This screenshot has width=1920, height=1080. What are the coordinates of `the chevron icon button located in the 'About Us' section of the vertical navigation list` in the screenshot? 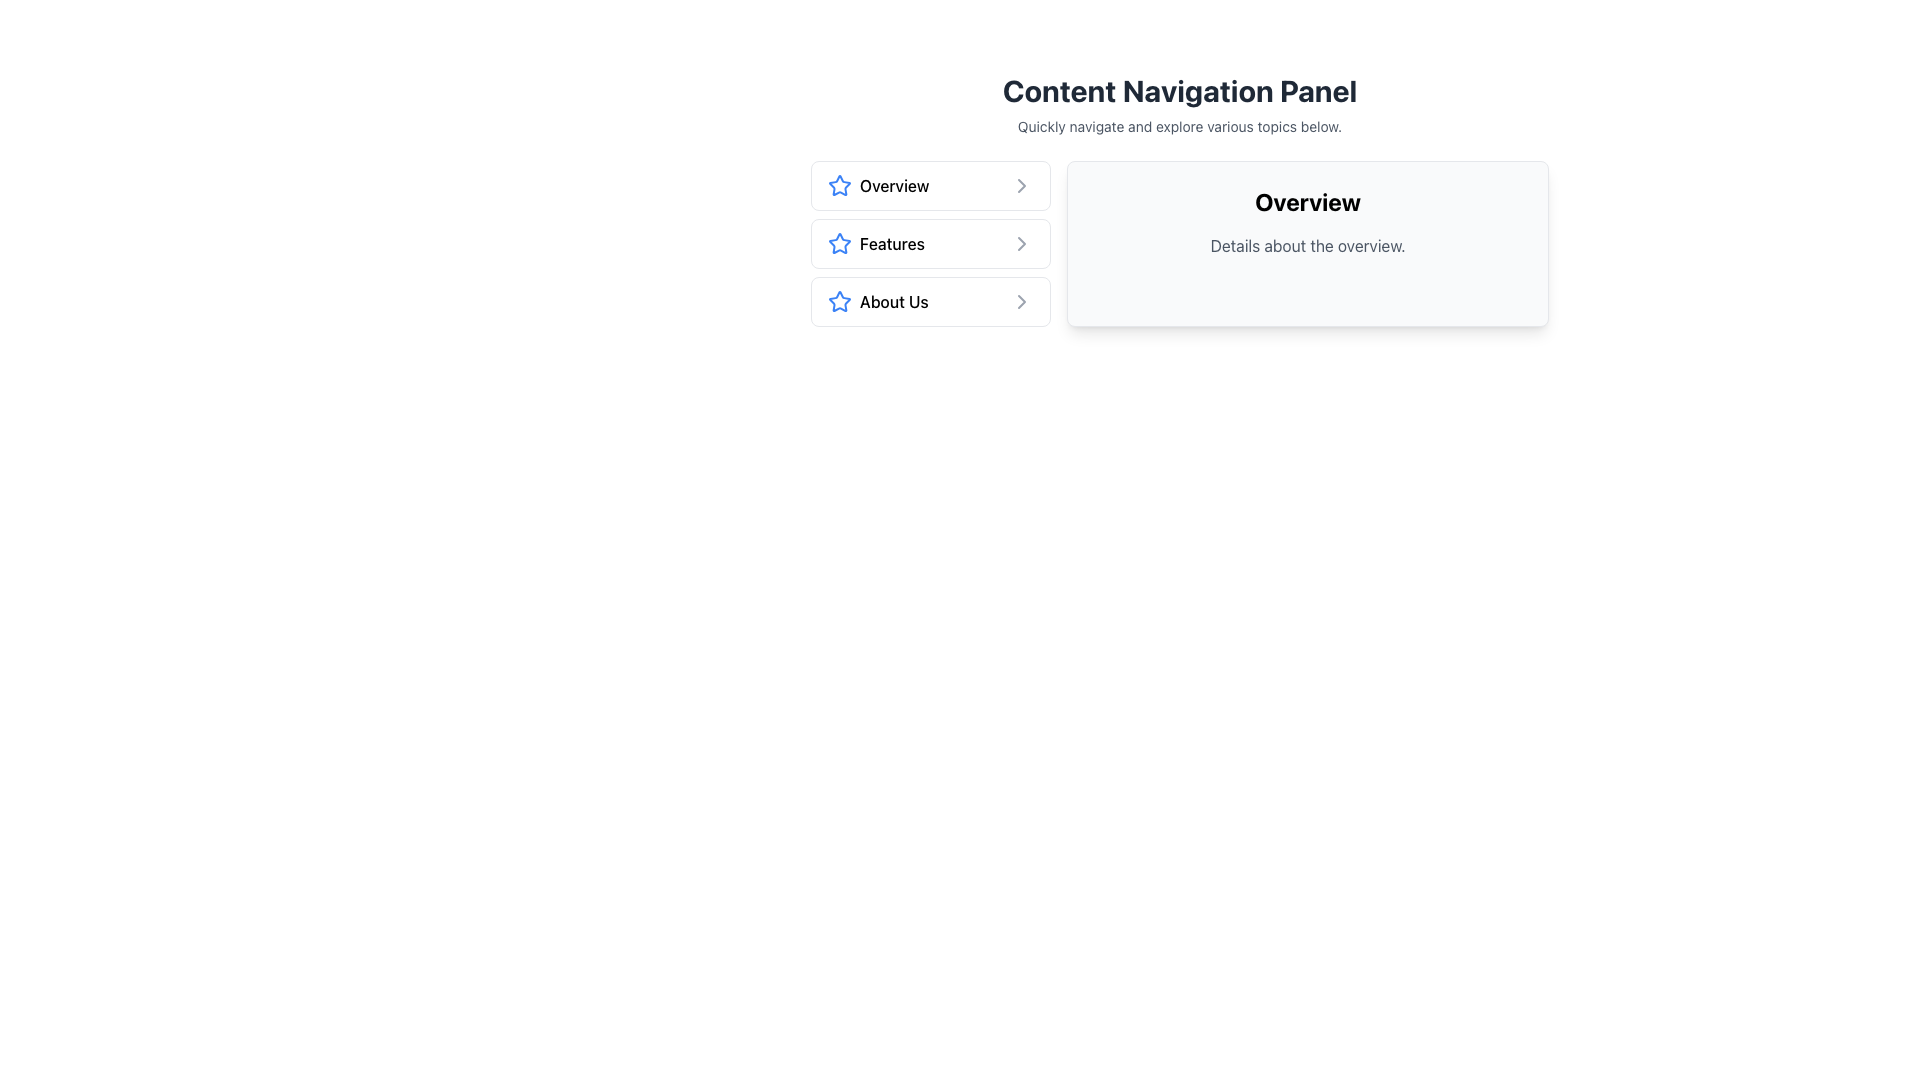 It's located at (1022, 301).